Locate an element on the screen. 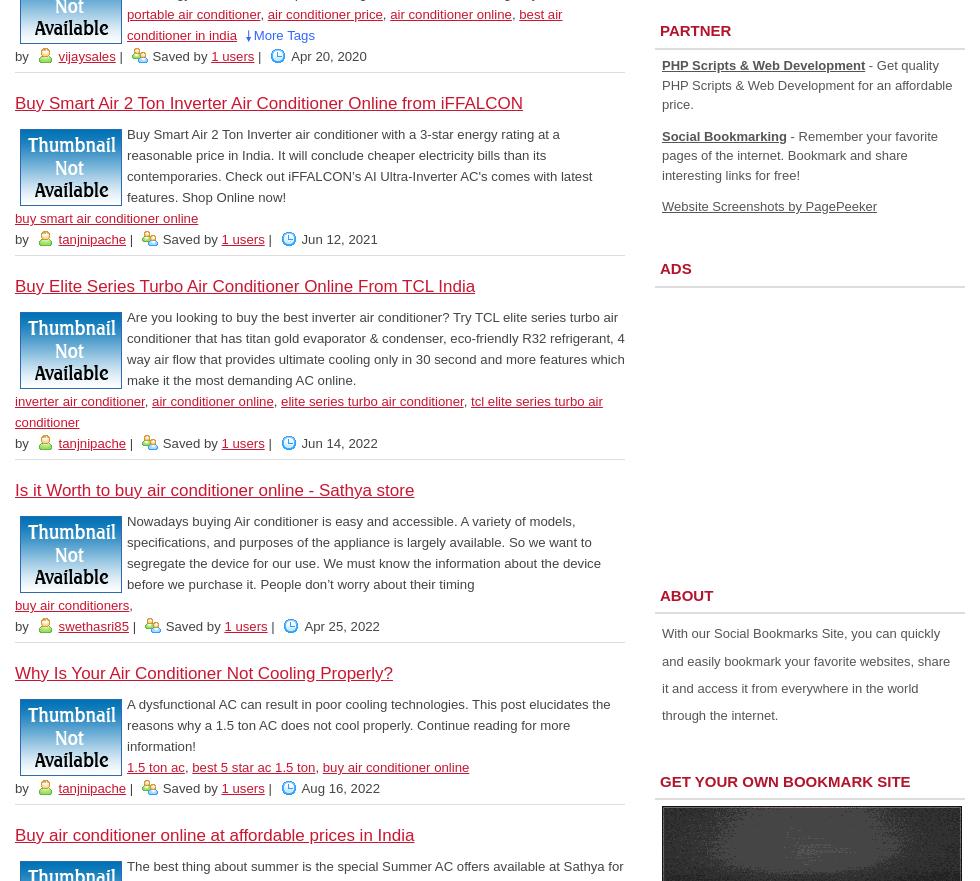  'Partner' is located at coordinates (695, 29).